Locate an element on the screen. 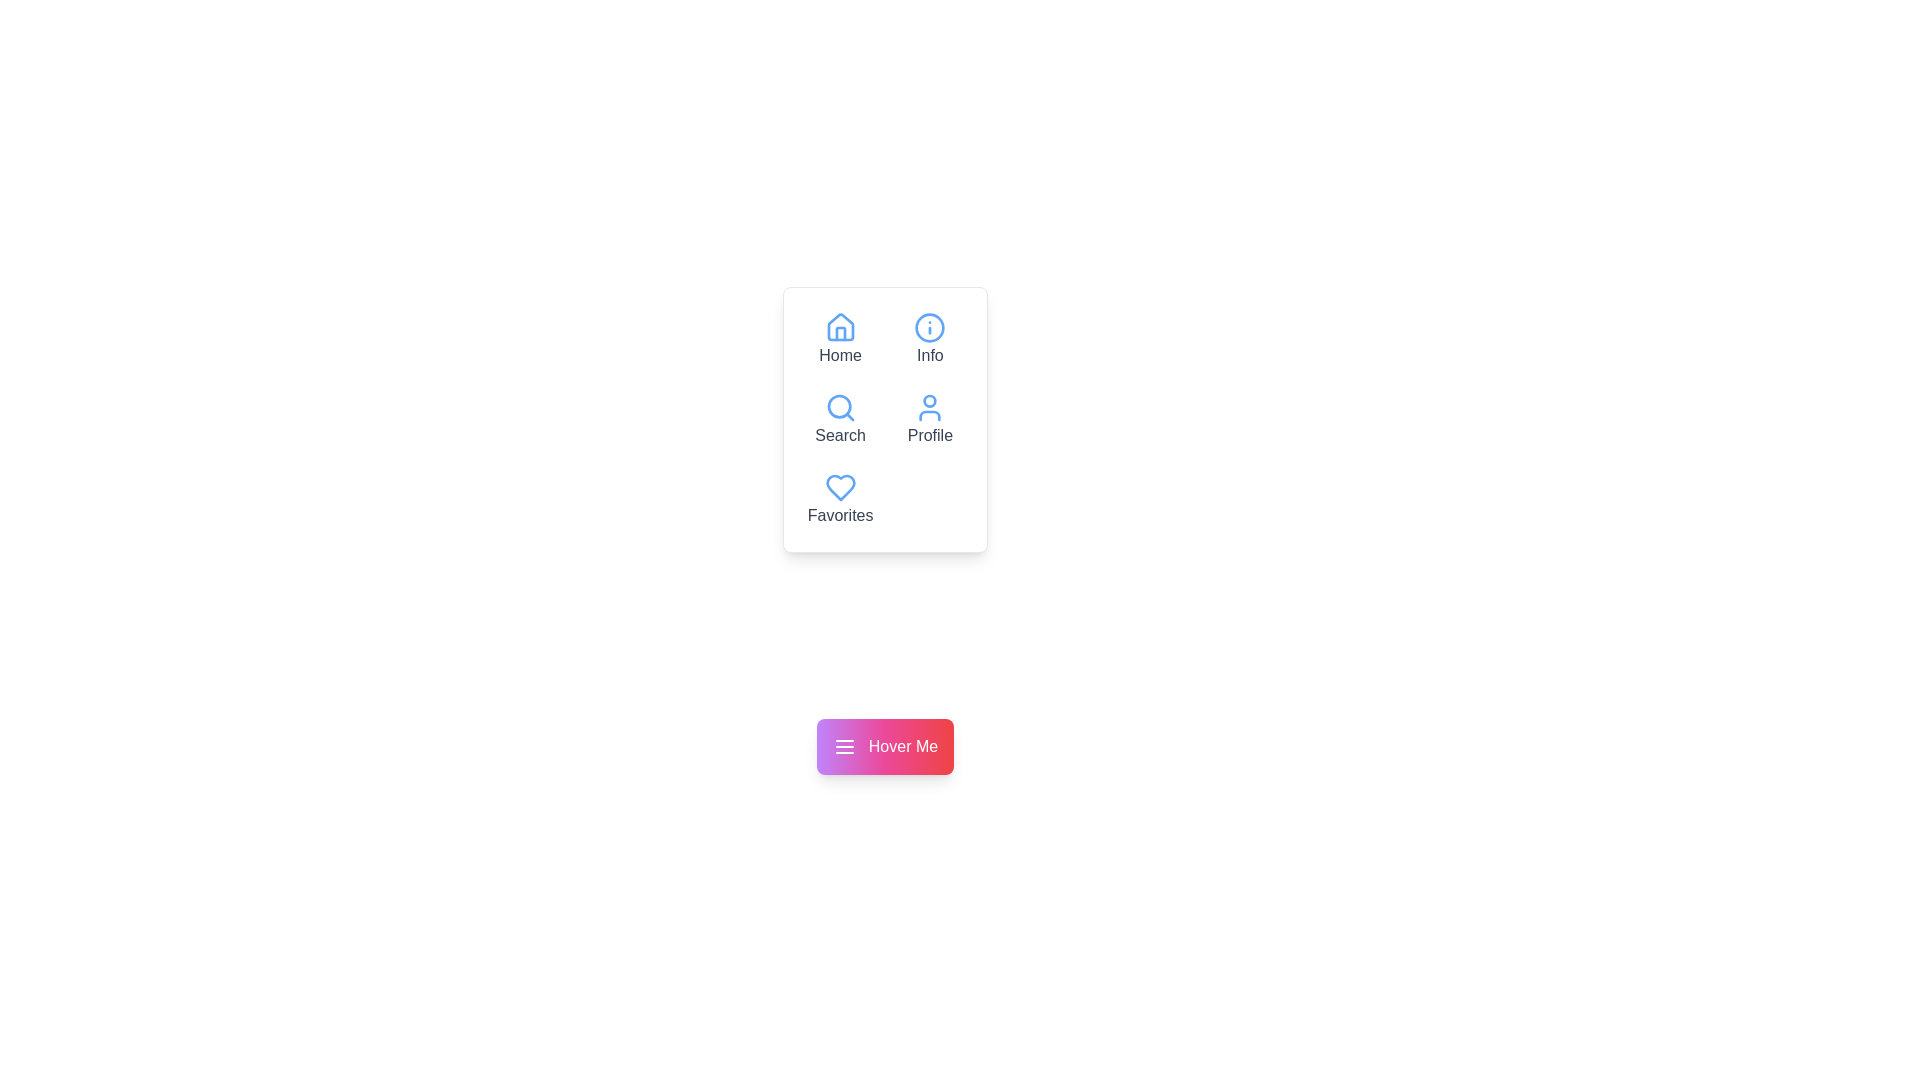 This screenshot has height=1080, width=1920. the circular element inside the blue information icon located in the top-right corner of the navigation card is located at coordinates (929, 326).